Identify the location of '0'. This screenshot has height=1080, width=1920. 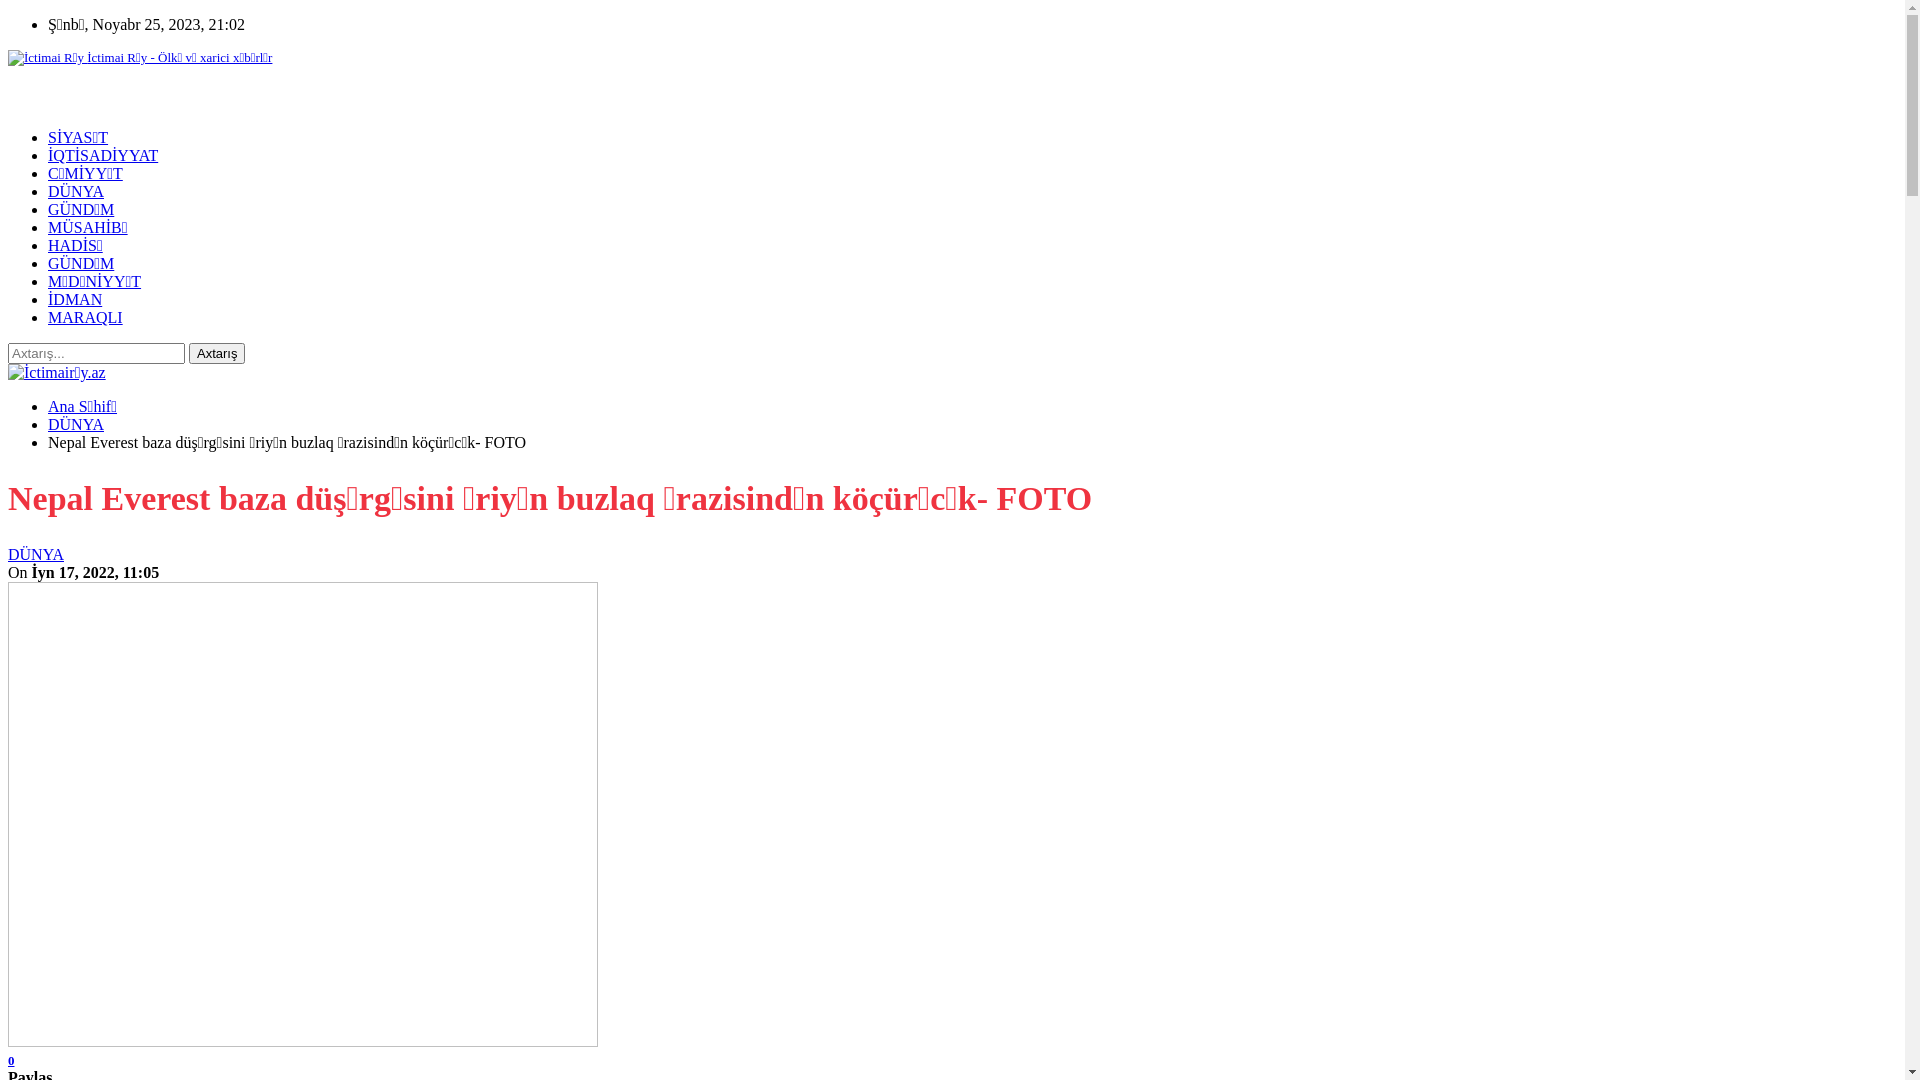
(8, 1059).